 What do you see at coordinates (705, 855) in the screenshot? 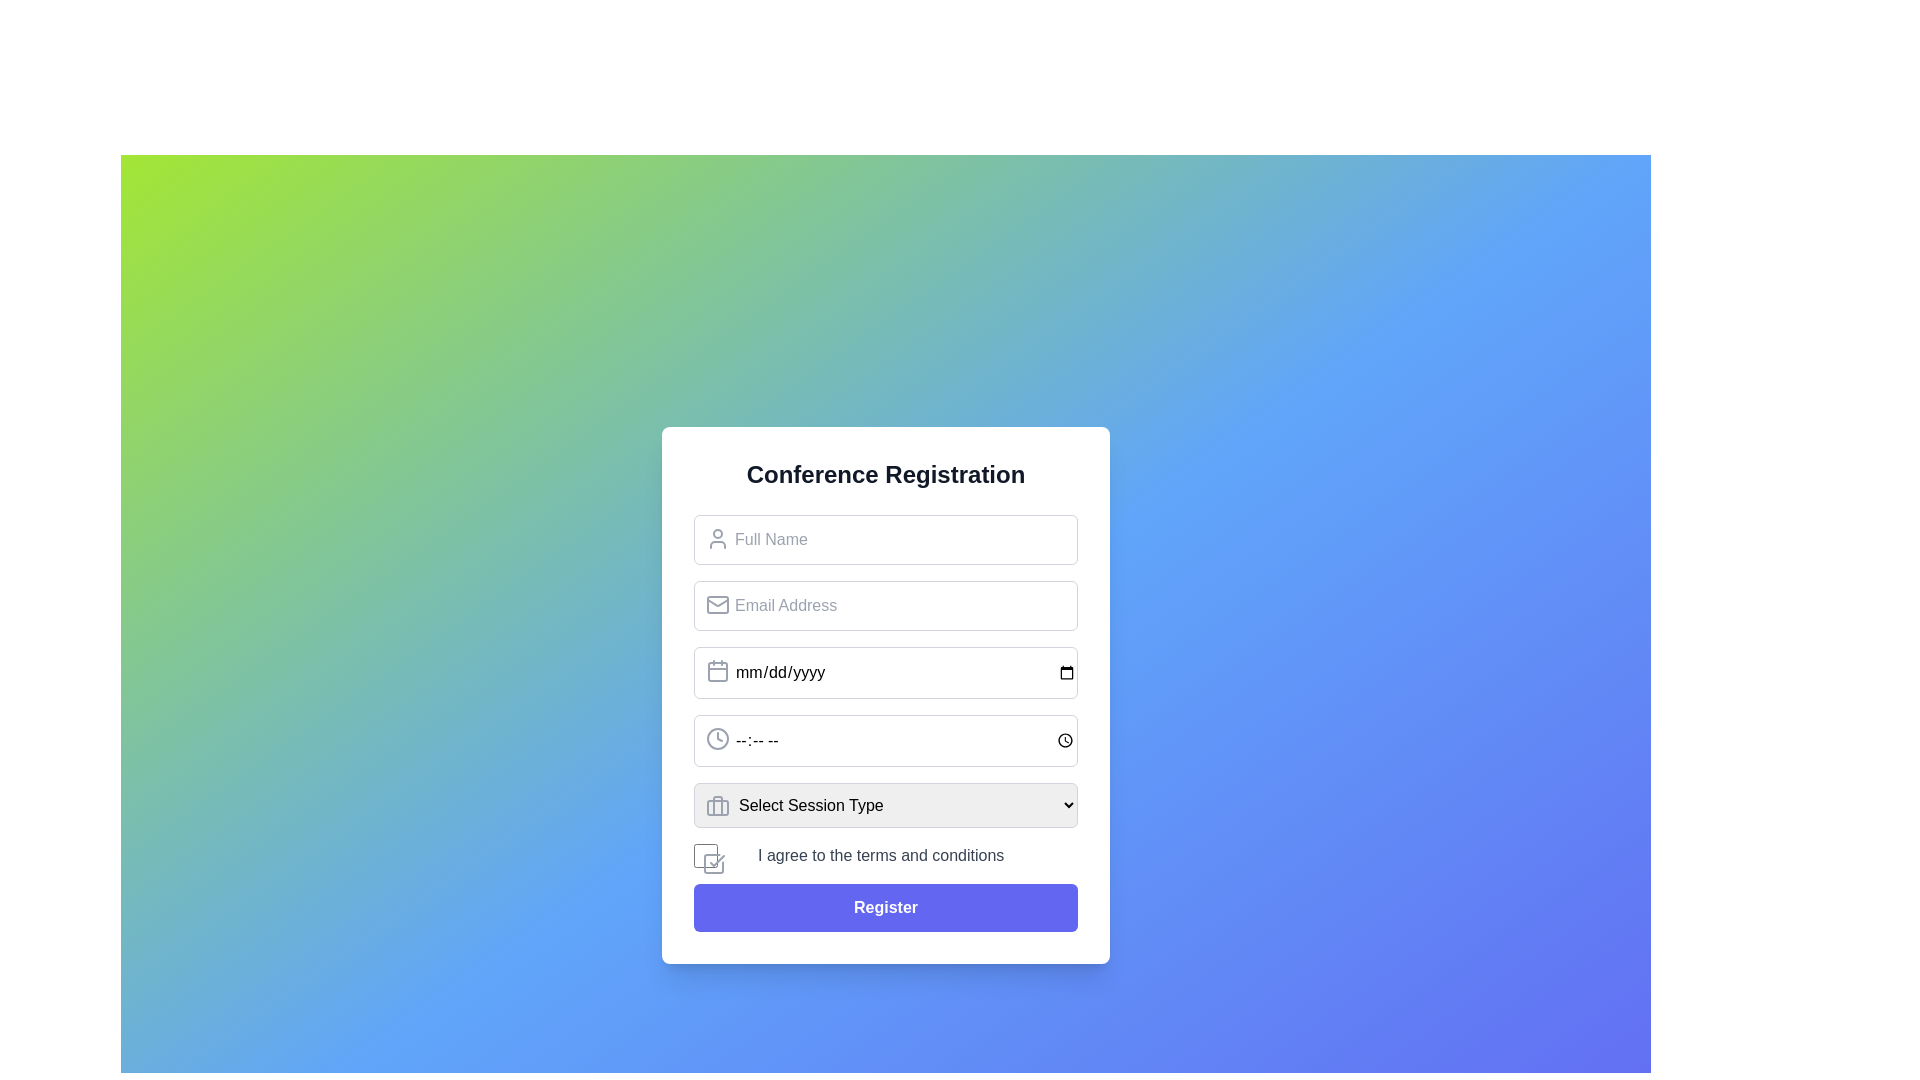
I see `the checkbox indicating agreement to the terms and conditions` at bounding box center [705, 855].